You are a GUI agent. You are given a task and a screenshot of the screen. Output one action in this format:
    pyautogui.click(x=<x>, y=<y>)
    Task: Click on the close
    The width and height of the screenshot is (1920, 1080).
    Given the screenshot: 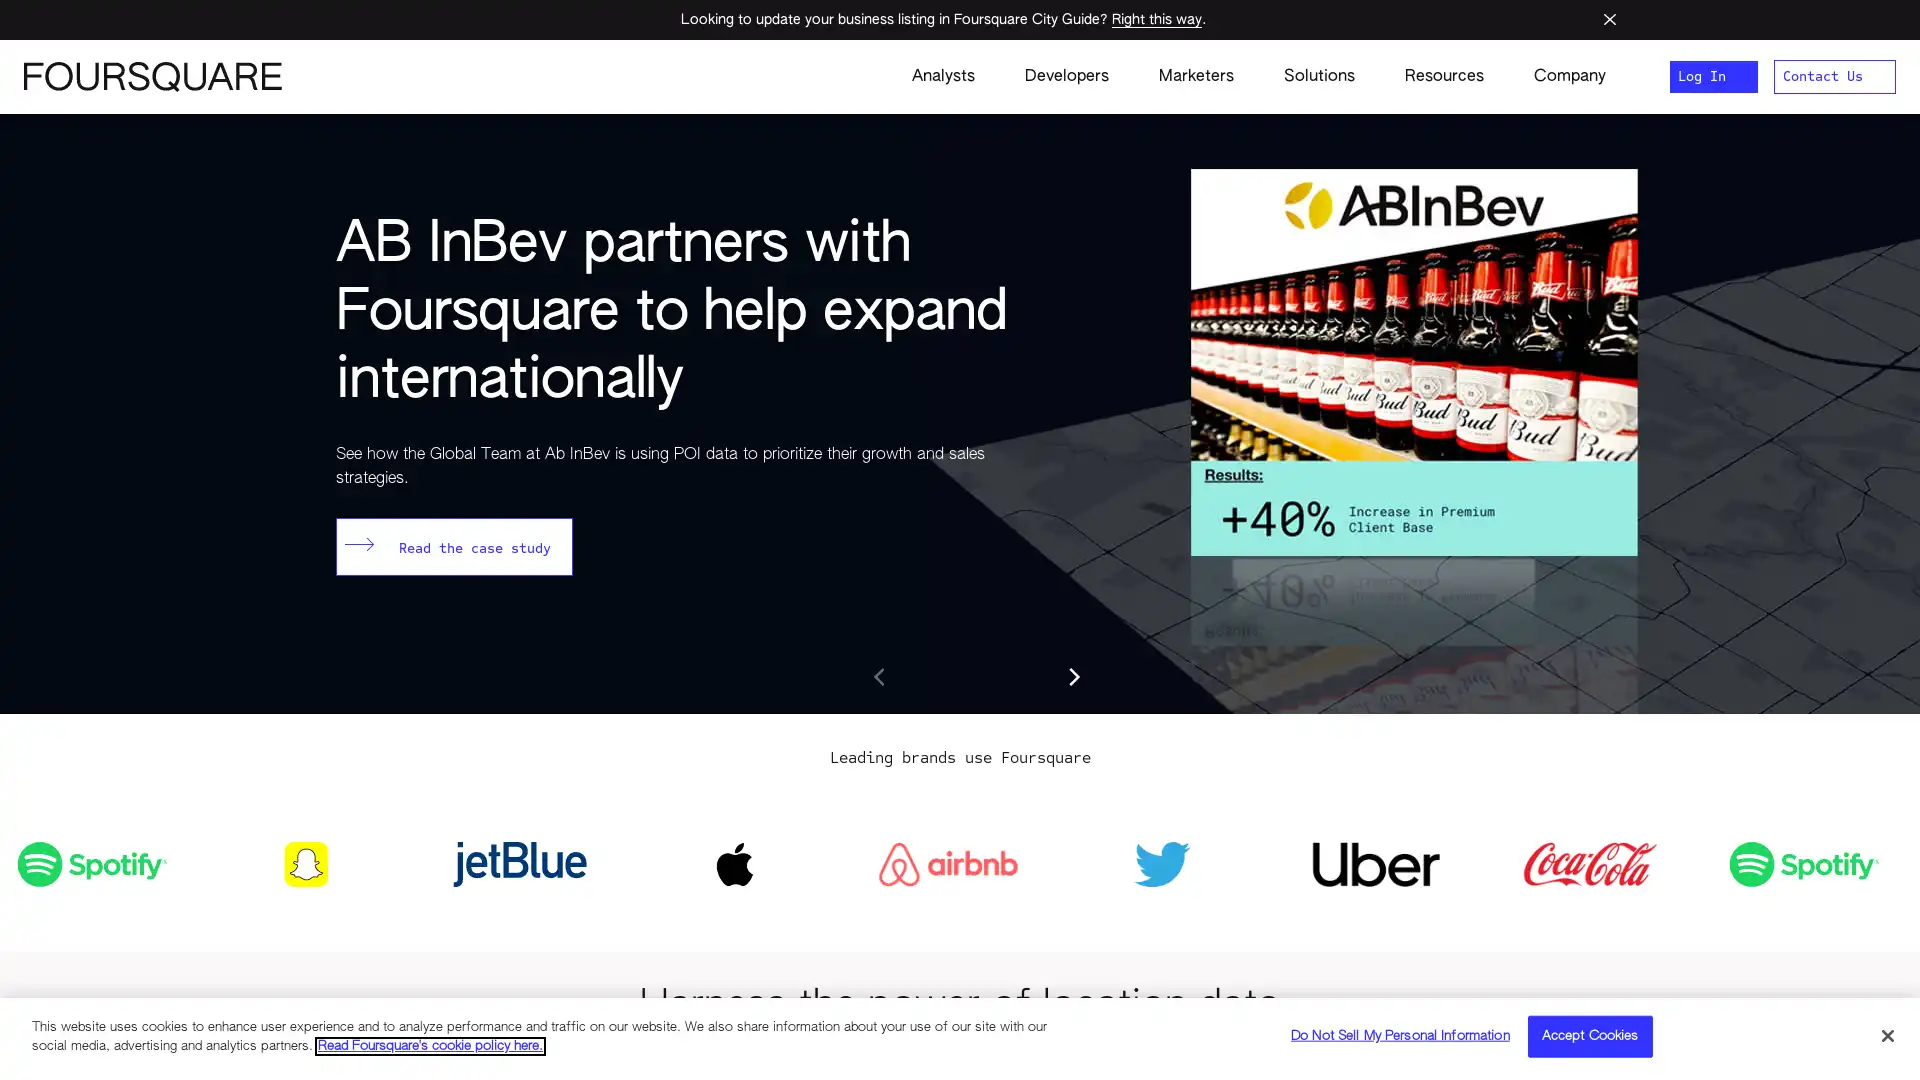 What is the action you would take?
    pyautogui.click(x=1609, y=19)
    